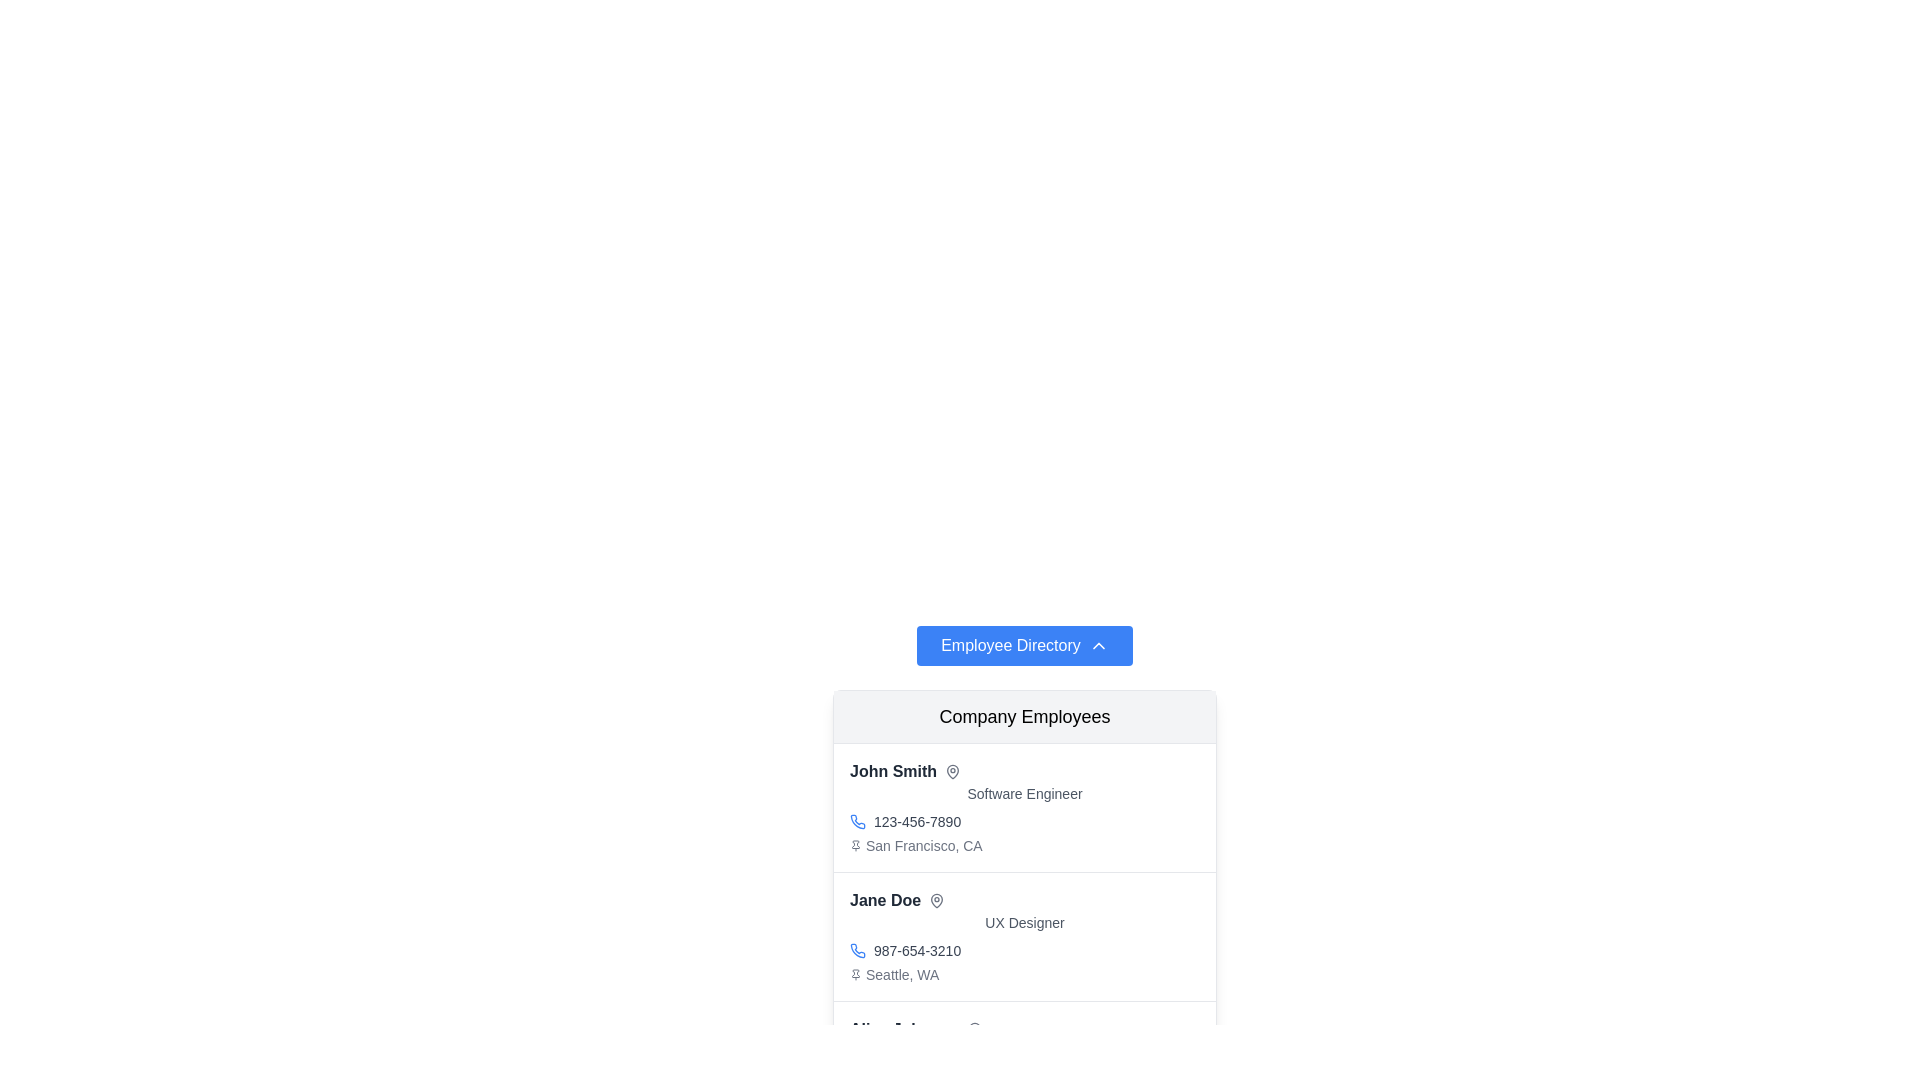  What do you see at coordinates (1025, 645) in the screenshot?
I see `the blue button labeled 'Employee Directory' with a white upward-pointing chevron icon` at bounding box center [1025, 645].